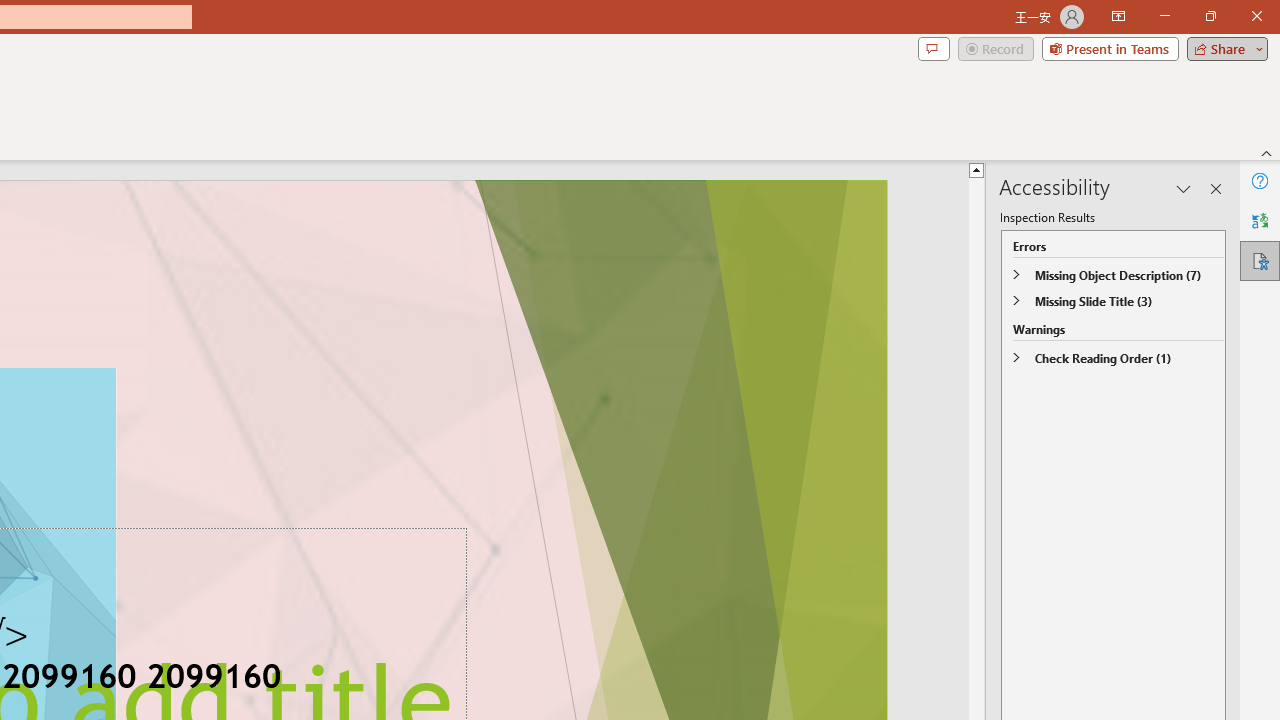 The image size is (1280, 720). I want to click on 'Share', so click(1222, 47).